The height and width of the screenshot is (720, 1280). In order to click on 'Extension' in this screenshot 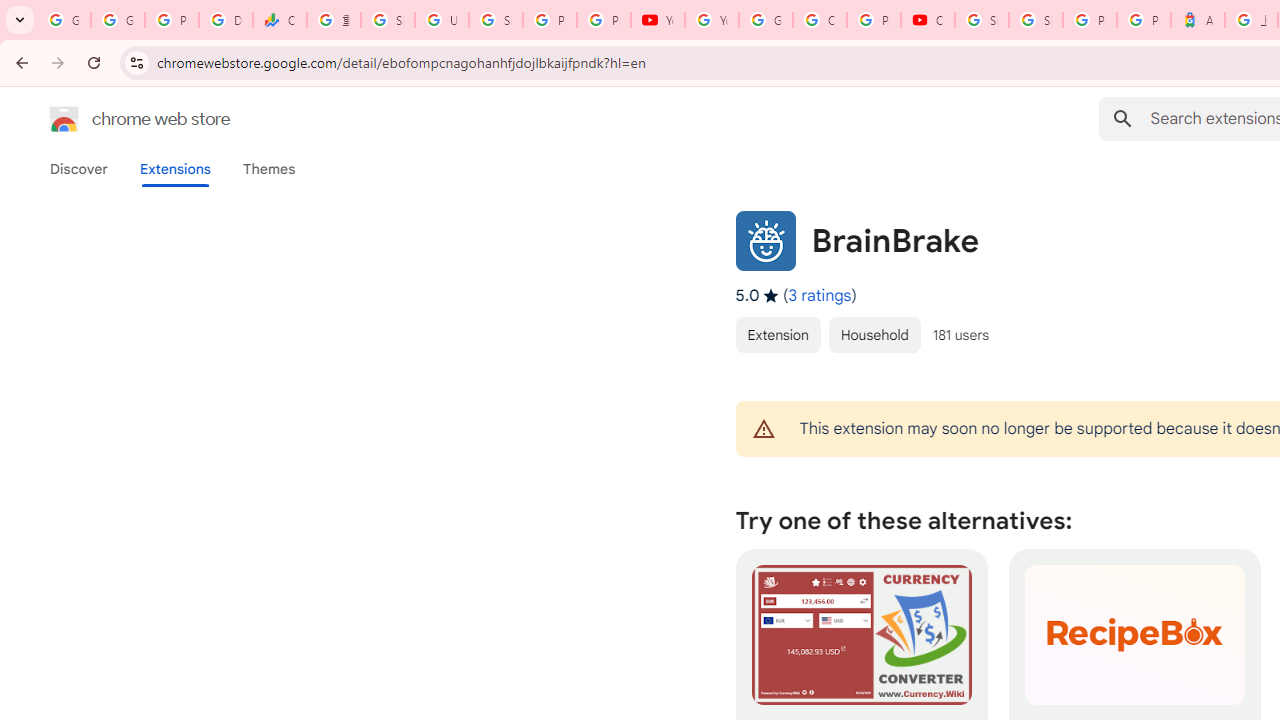, I will do `click(776, 333)`.